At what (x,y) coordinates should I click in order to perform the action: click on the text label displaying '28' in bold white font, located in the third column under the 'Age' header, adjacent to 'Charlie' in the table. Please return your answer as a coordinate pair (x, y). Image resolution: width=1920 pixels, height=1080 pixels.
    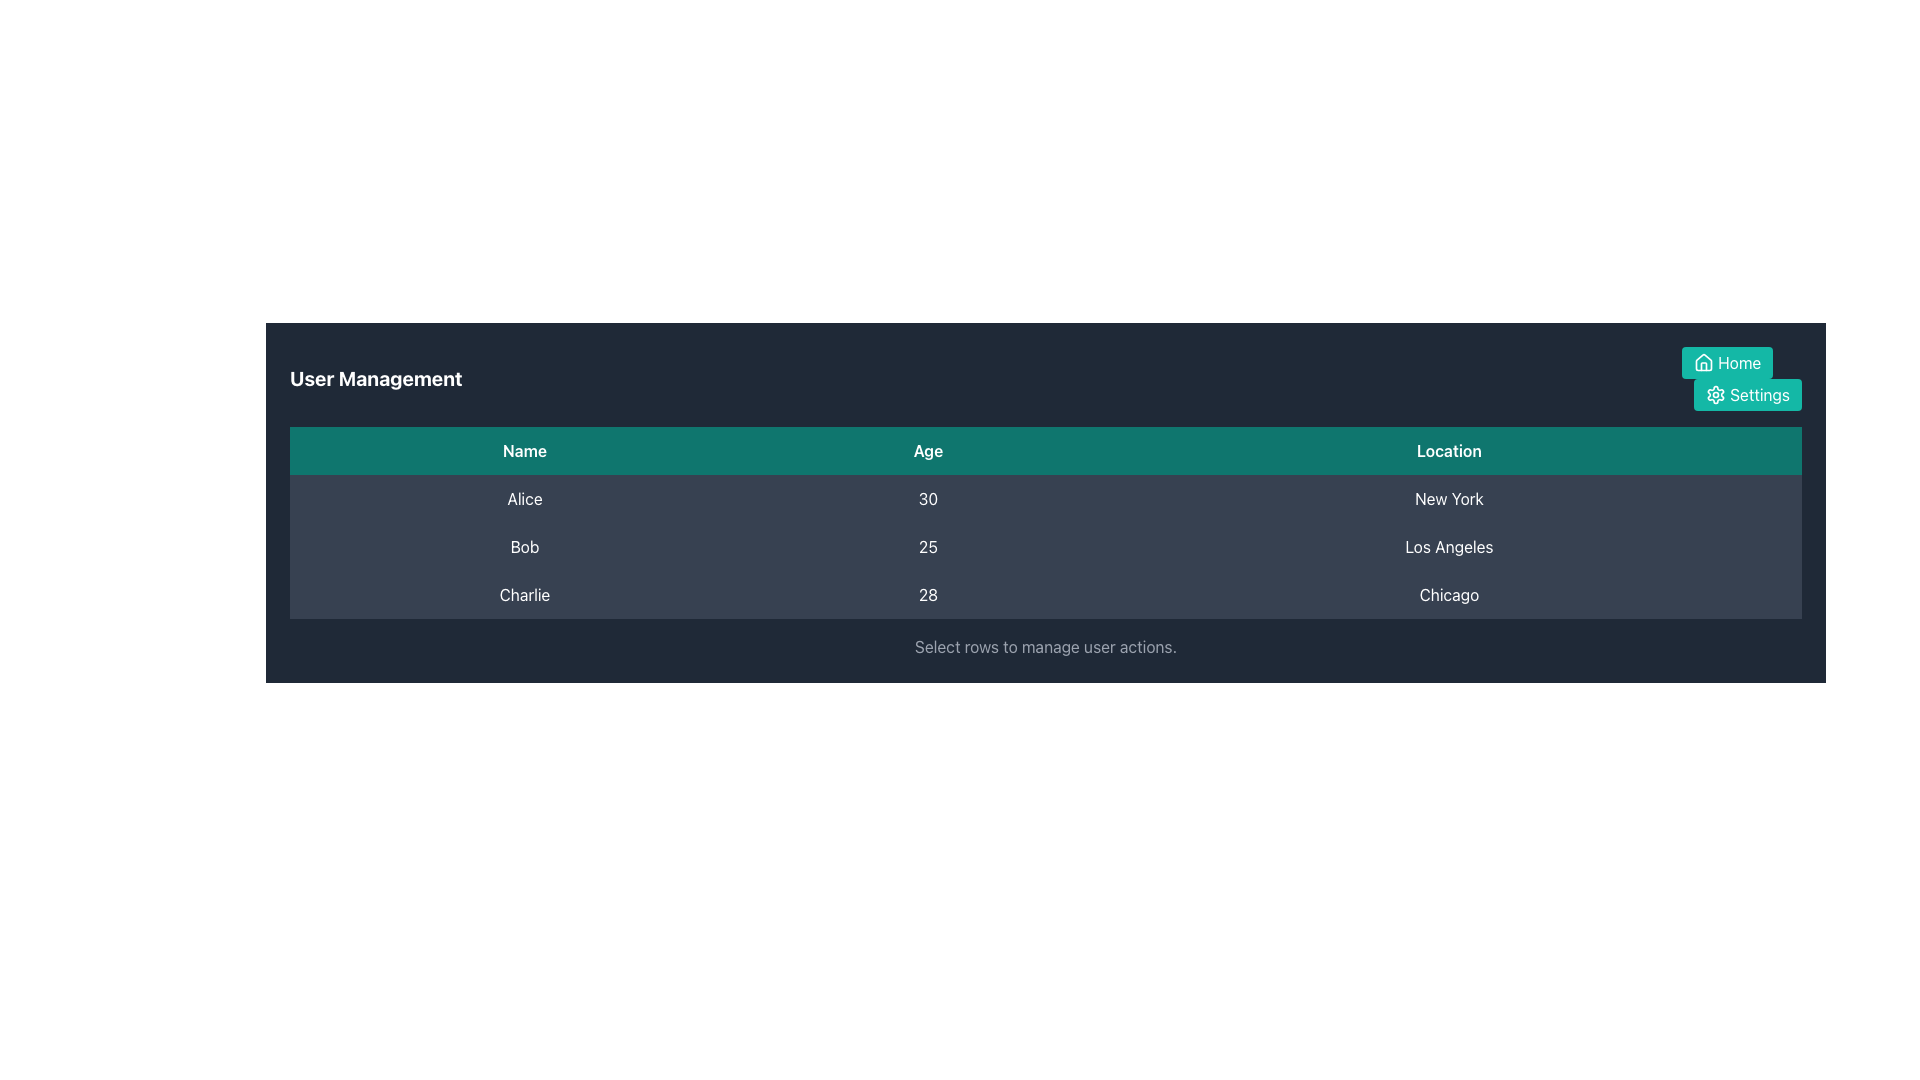
    Looking at the image, I should click on (927, 593).